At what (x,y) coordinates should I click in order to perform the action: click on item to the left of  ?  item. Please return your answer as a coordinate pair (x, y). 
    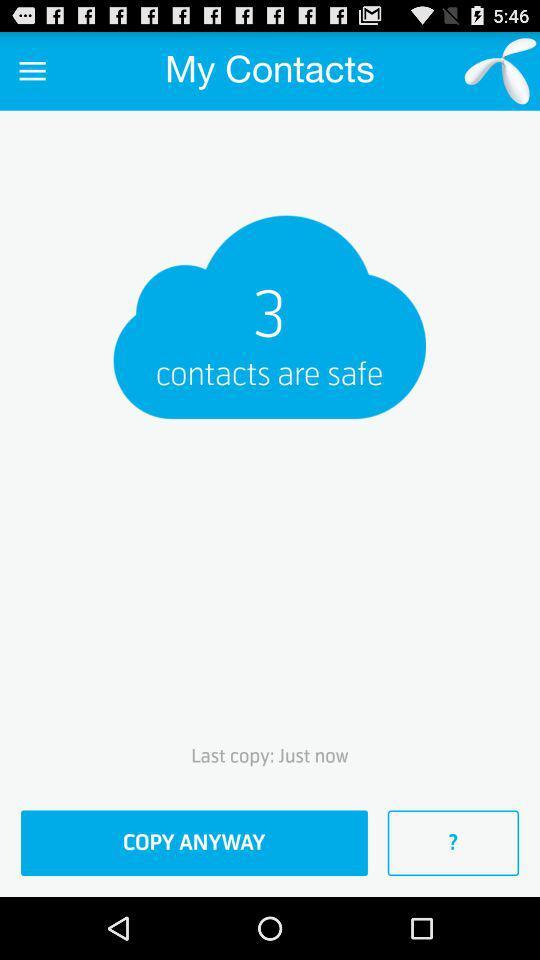
    Looking at the image, I should click on (194, 842).